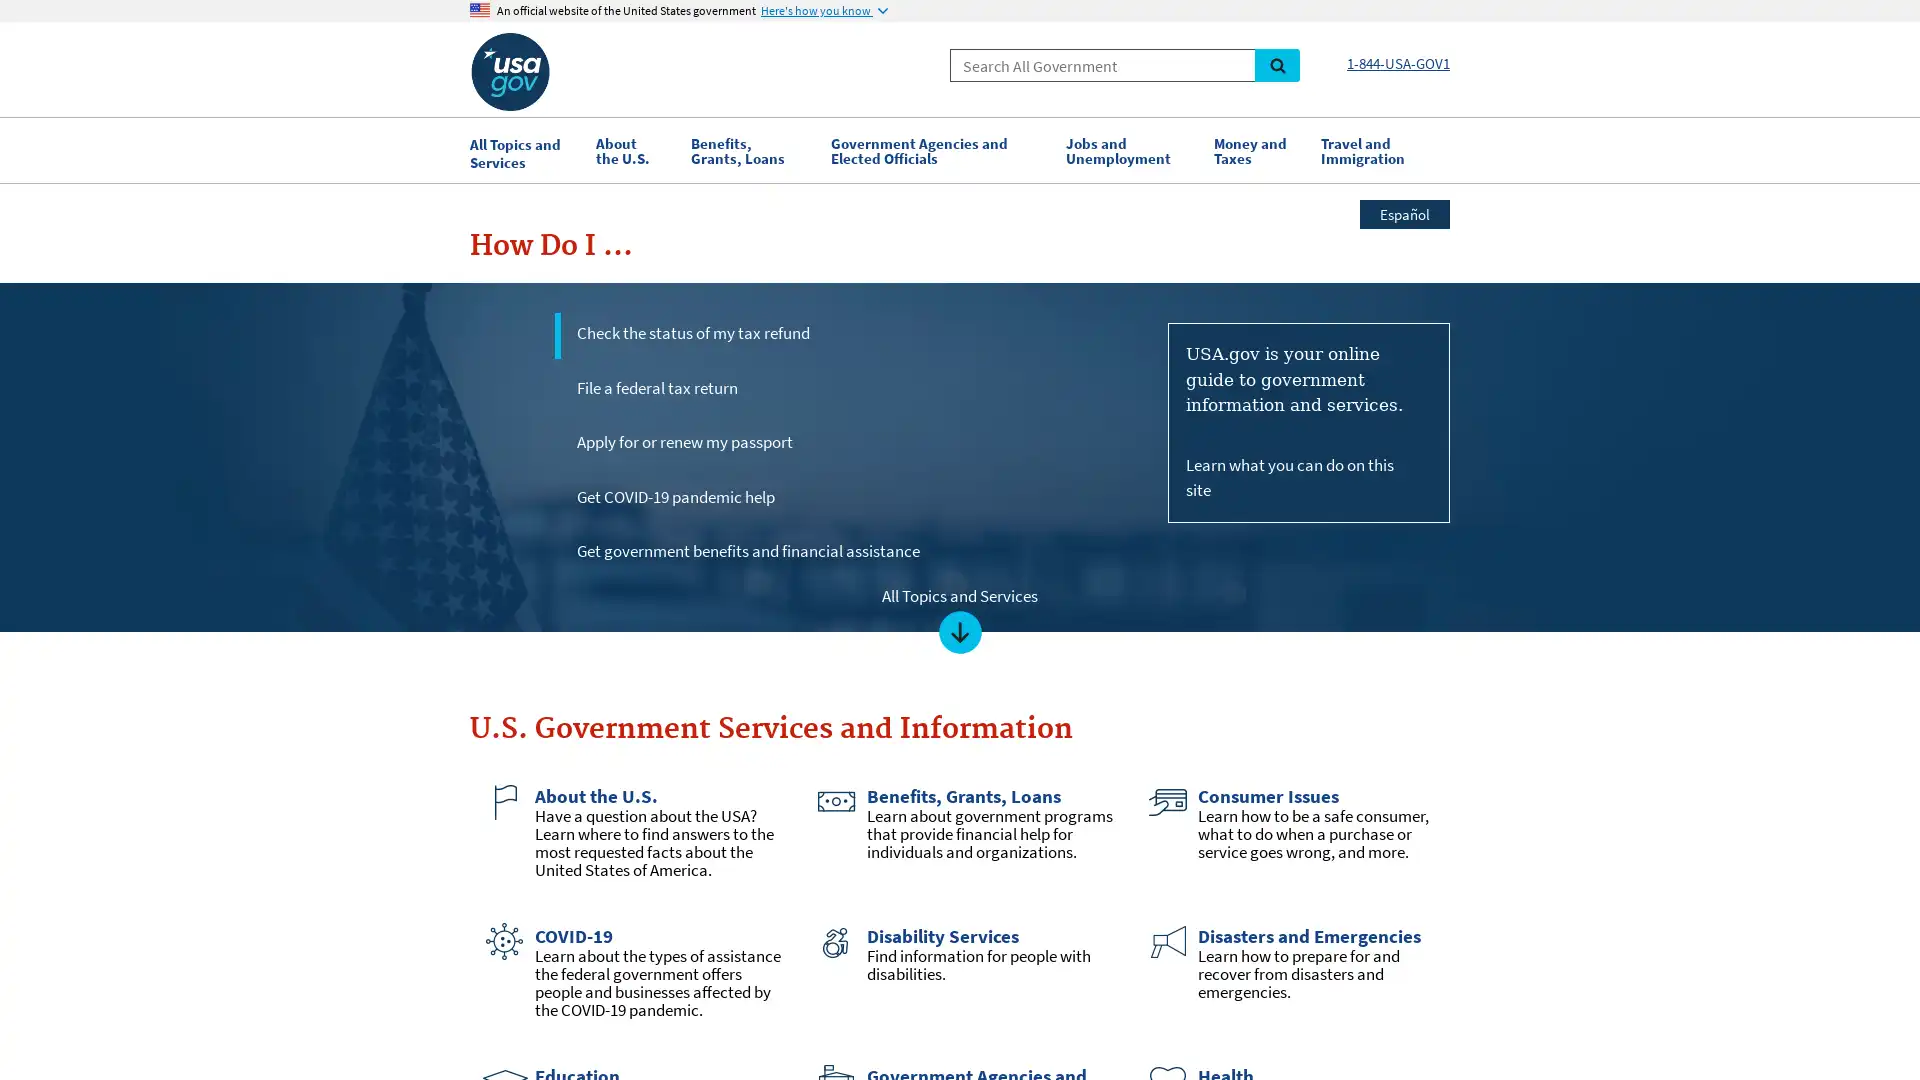  I want to click on Money and Taxes, so click(1256, 149).